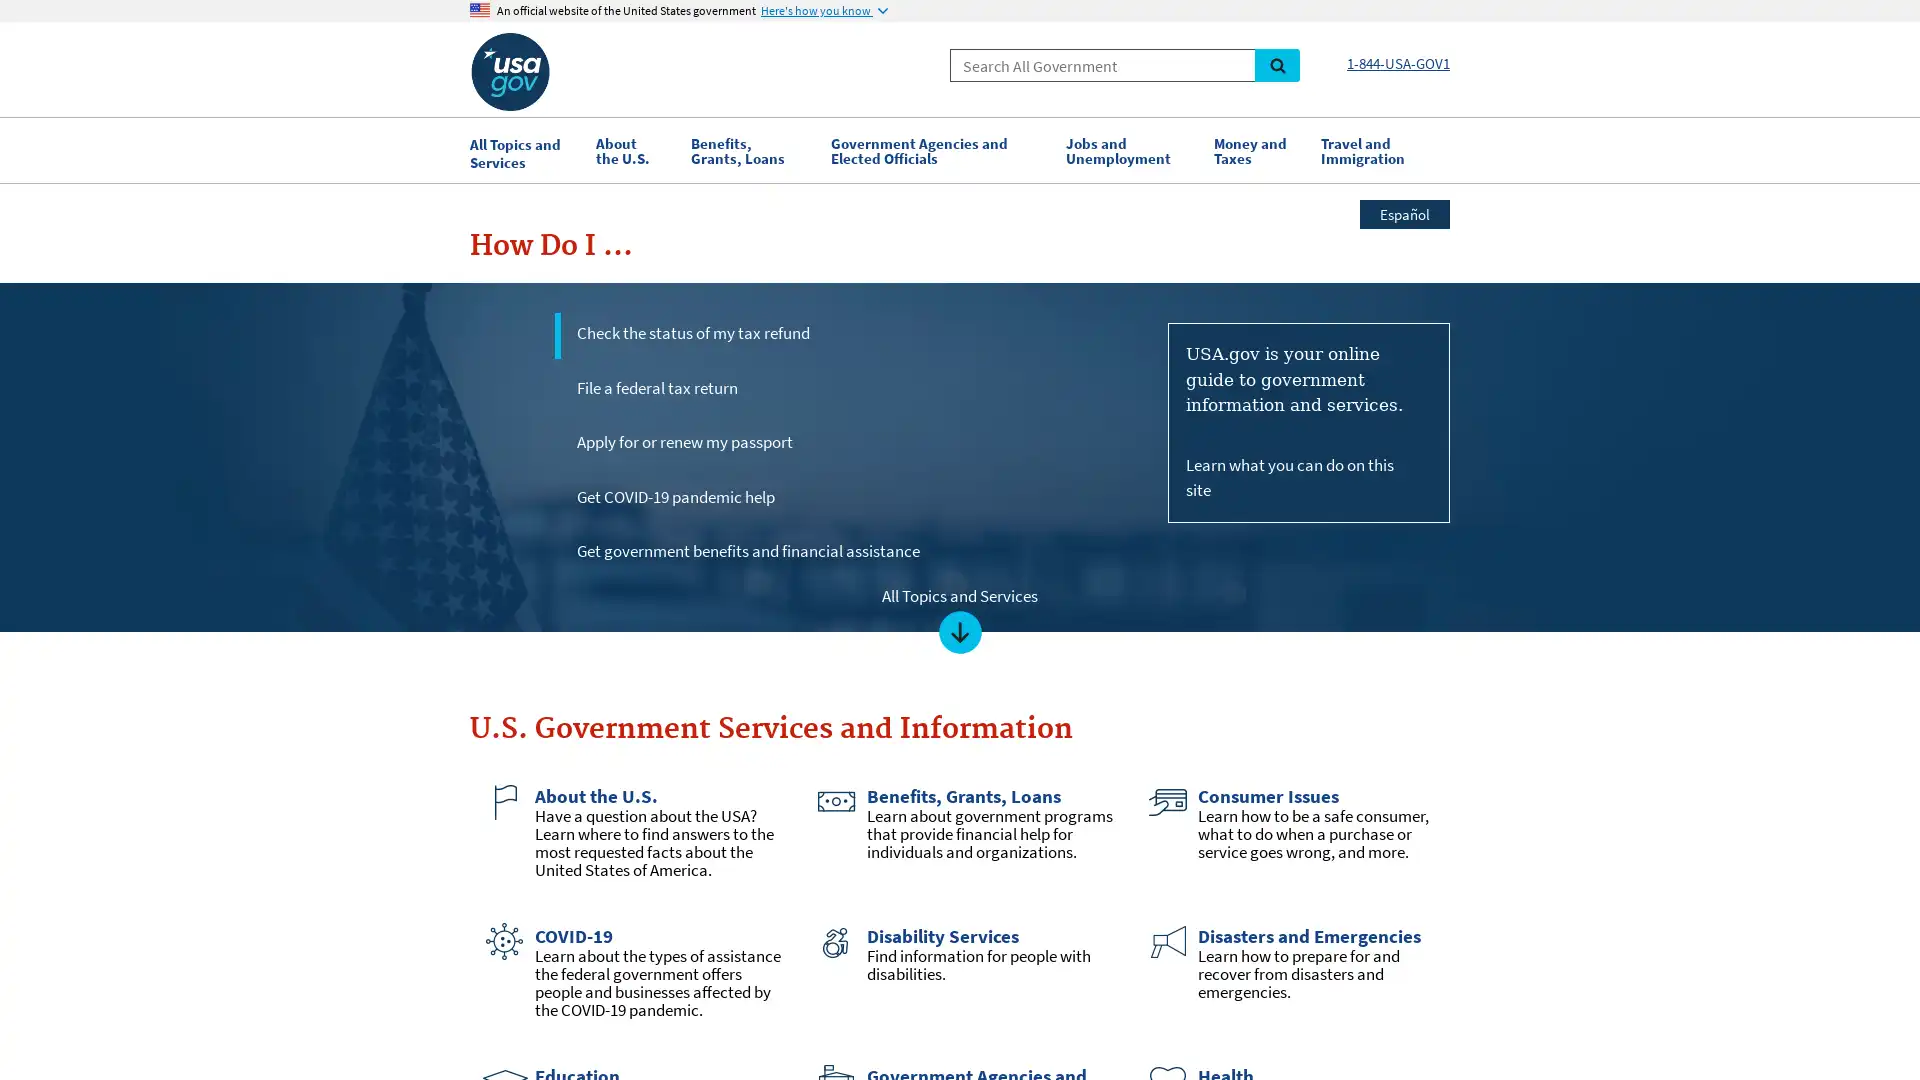  I want to click on Money and Taxes, so click(1256, 149).